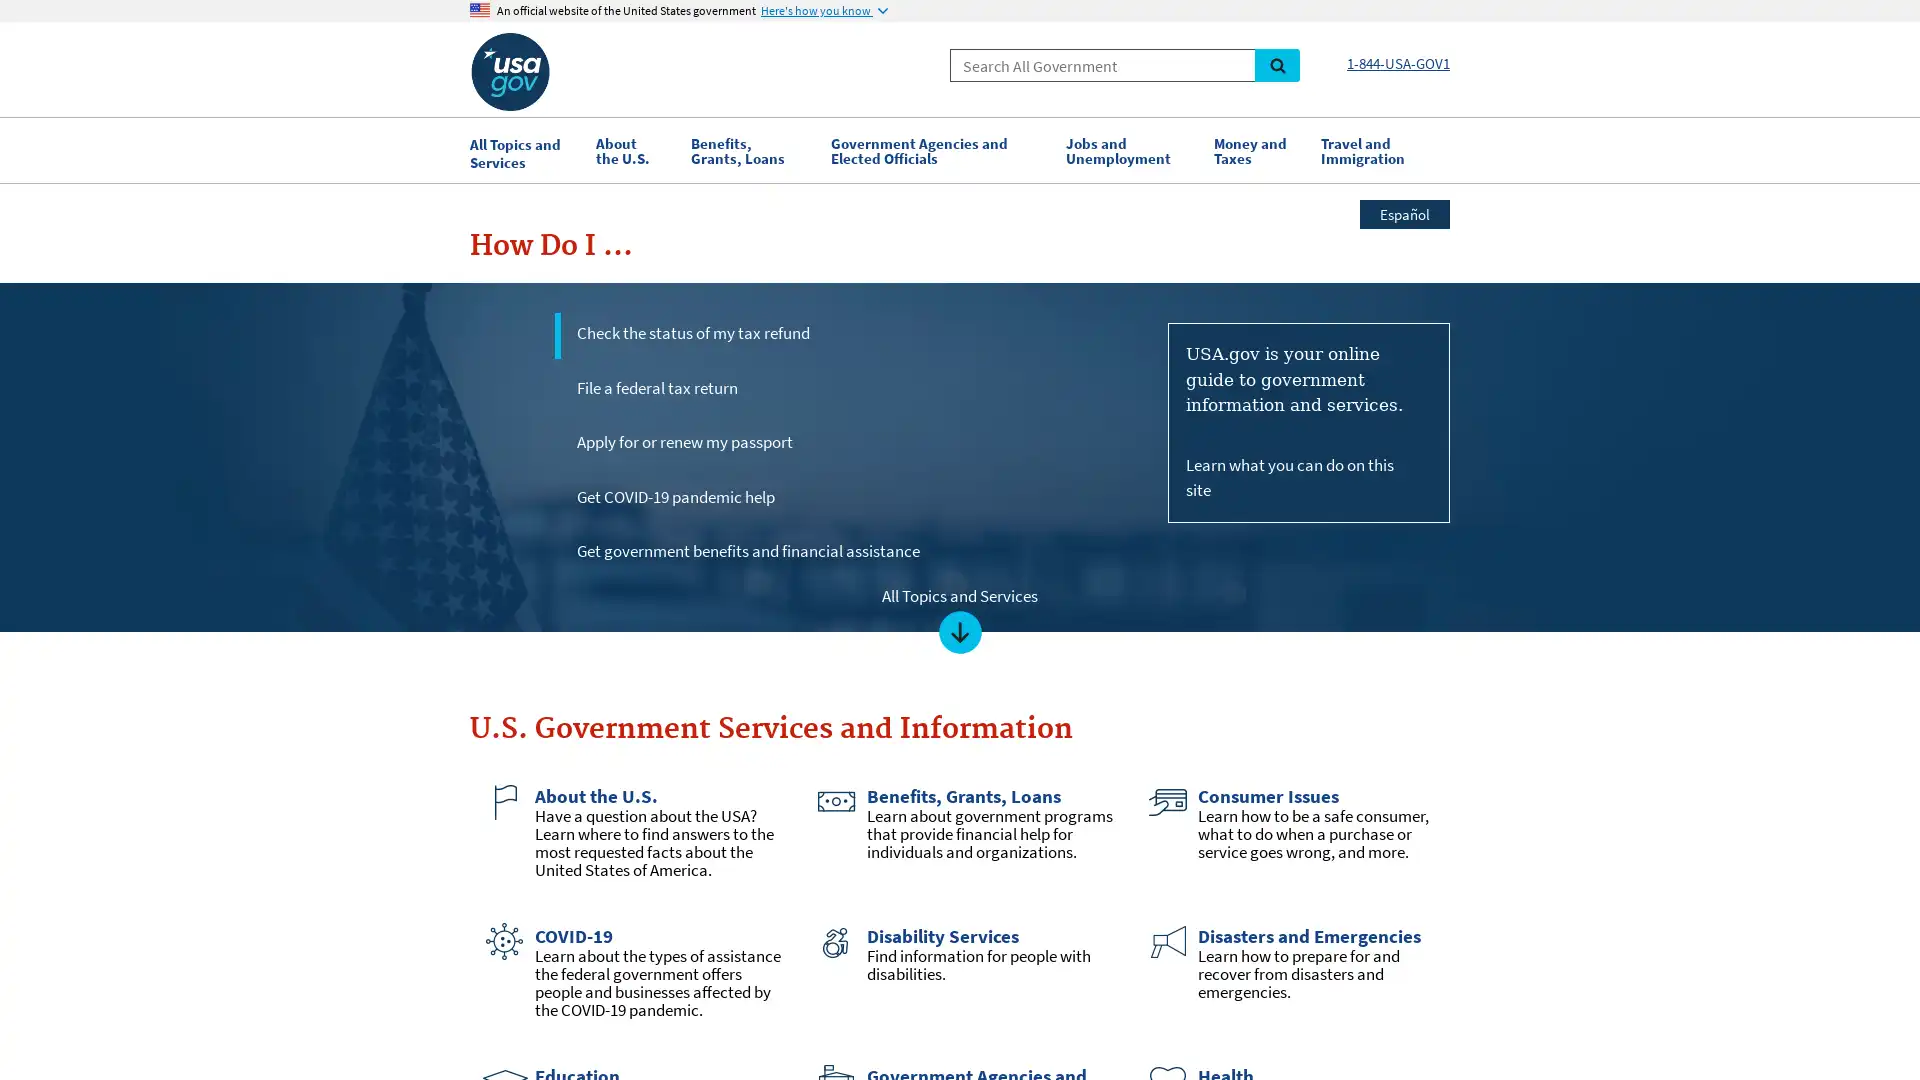  I want to click on Money and Taxes, so click(1256, 149).